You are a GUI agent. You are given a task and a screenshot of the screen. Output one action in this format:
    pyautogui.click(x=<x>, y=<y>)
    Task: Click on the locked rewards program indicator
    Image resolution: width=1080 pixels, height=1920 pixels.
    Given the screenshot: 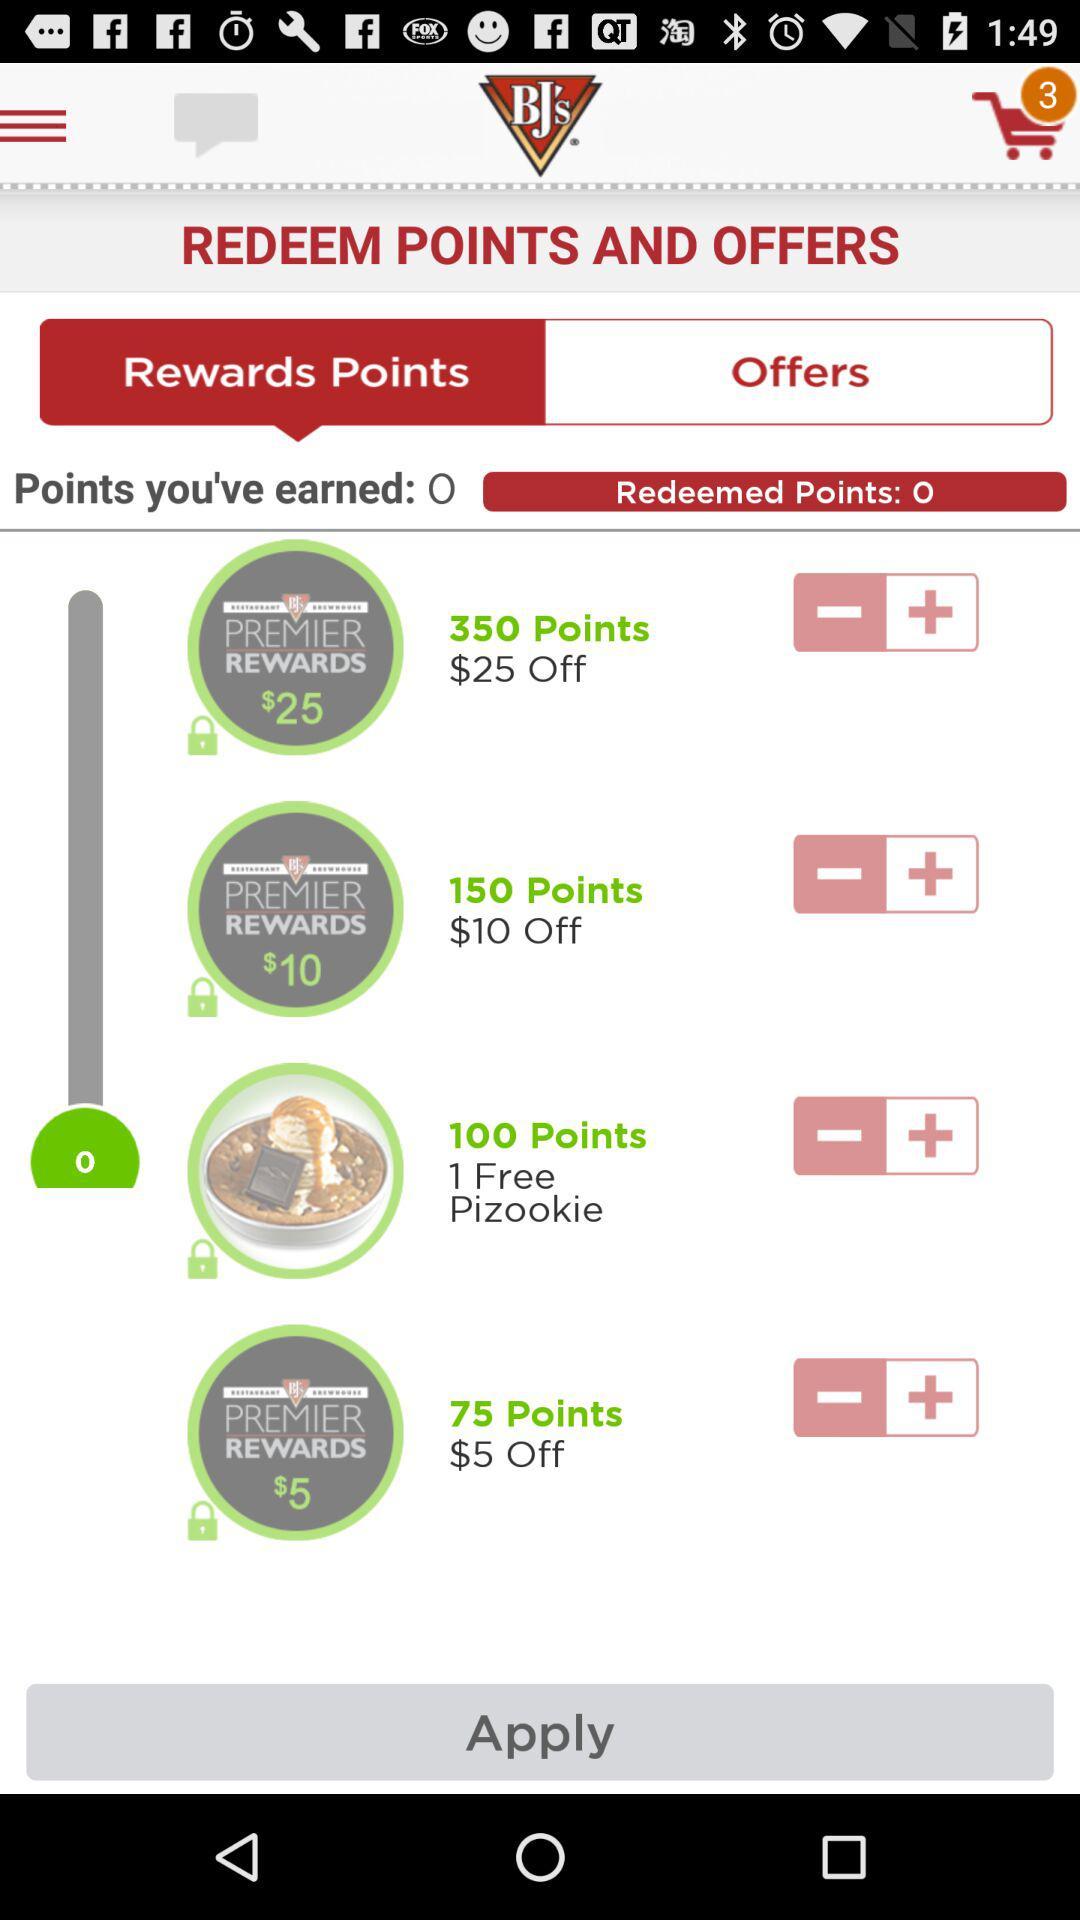 What is the action you would take?
    pyautogui.click(x=295, y=908)
    